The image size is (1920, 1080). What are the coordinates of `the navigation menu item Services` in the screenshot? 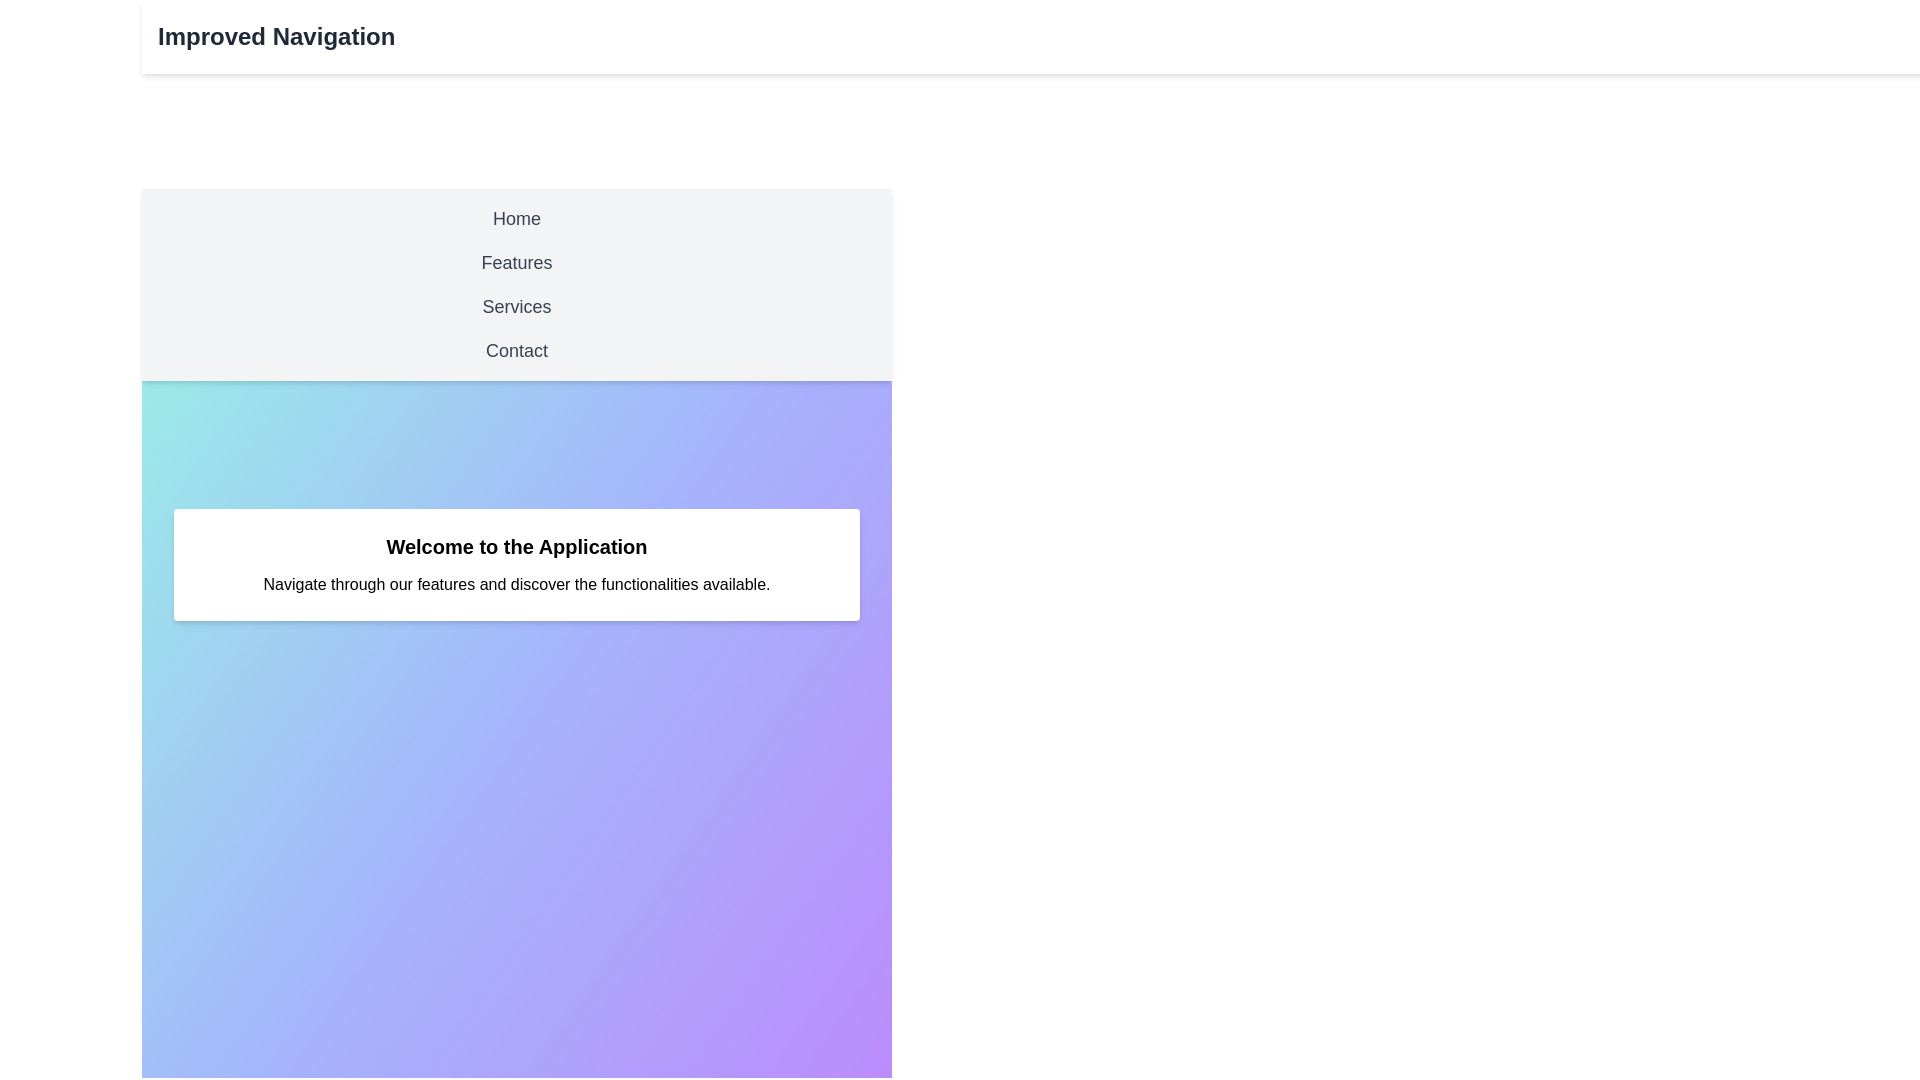 It's located at (517, 307).